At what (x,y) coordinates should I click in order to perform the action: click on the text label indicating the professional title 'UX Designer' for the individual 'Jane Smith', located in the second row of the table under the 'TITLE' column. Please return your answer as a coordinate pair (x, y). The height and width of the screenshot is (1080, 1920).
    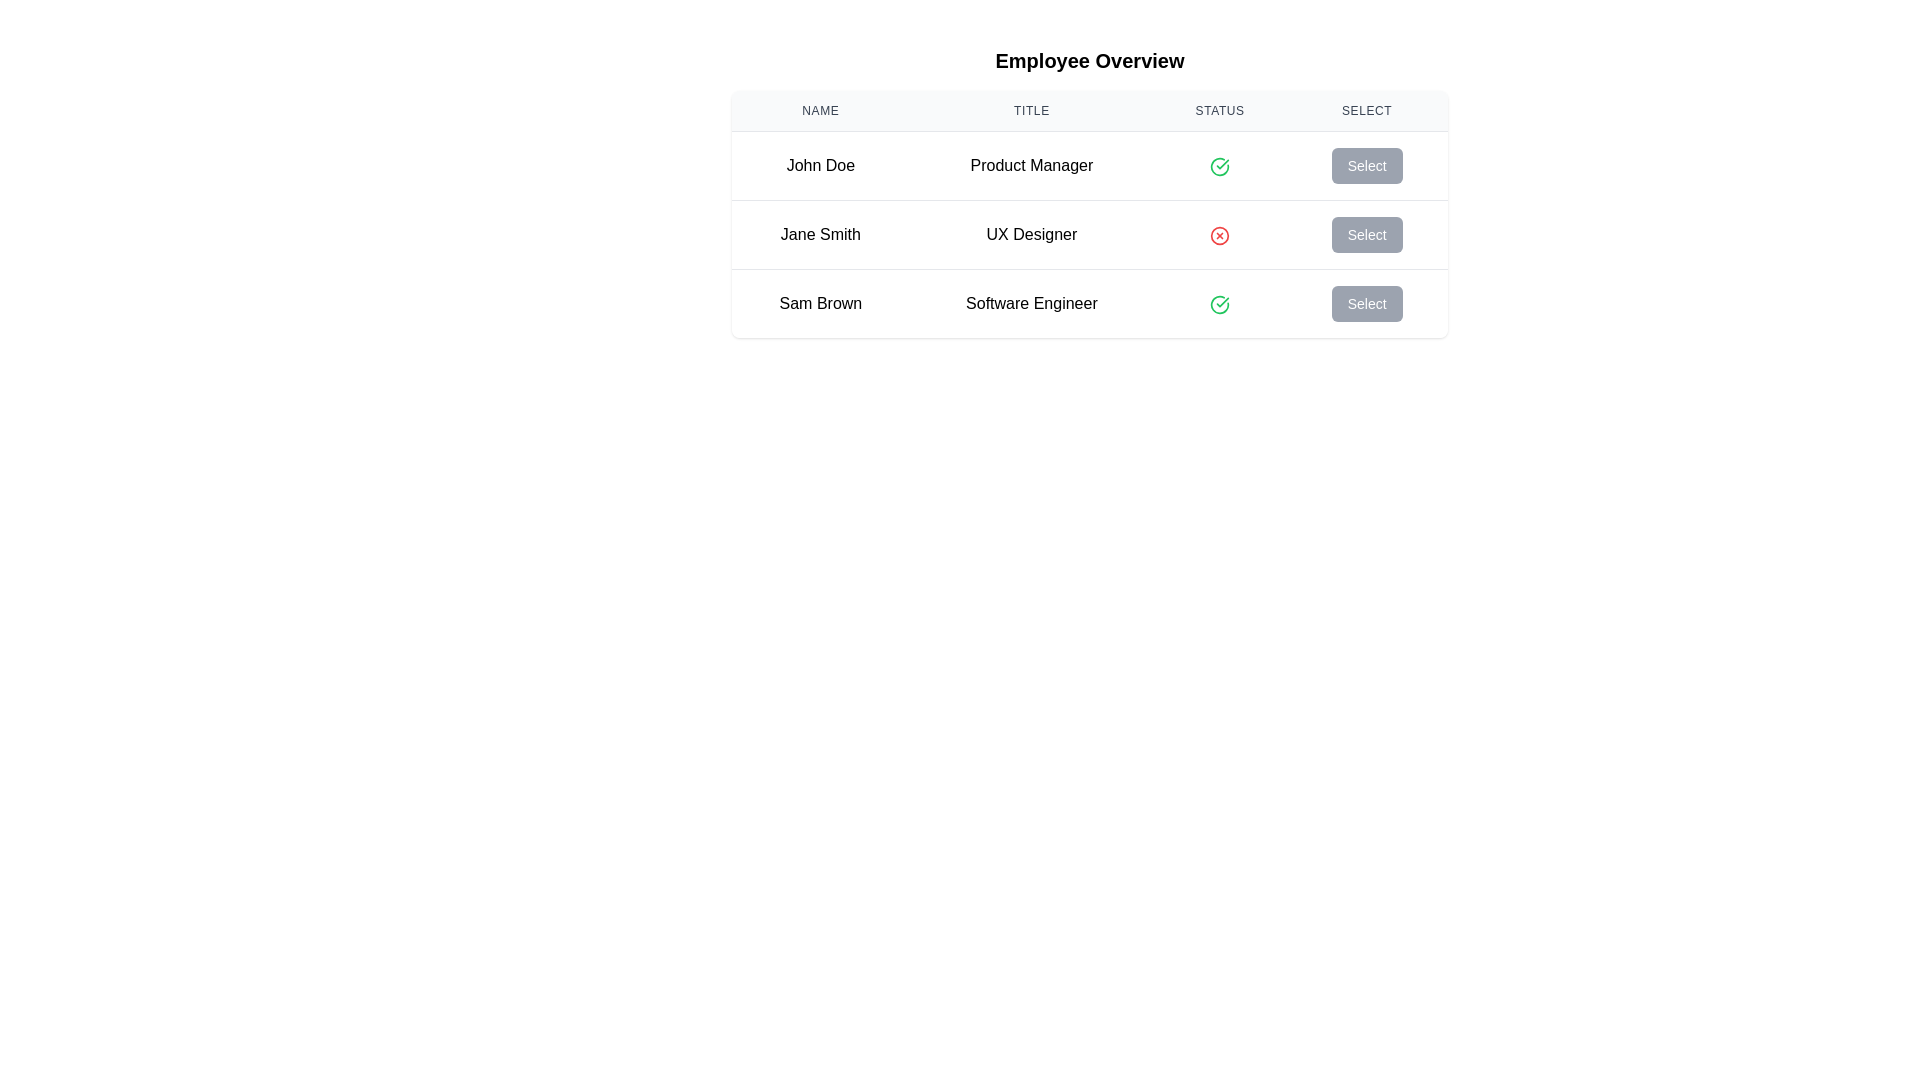
    Looking at the image, I should click on (1032, 234).